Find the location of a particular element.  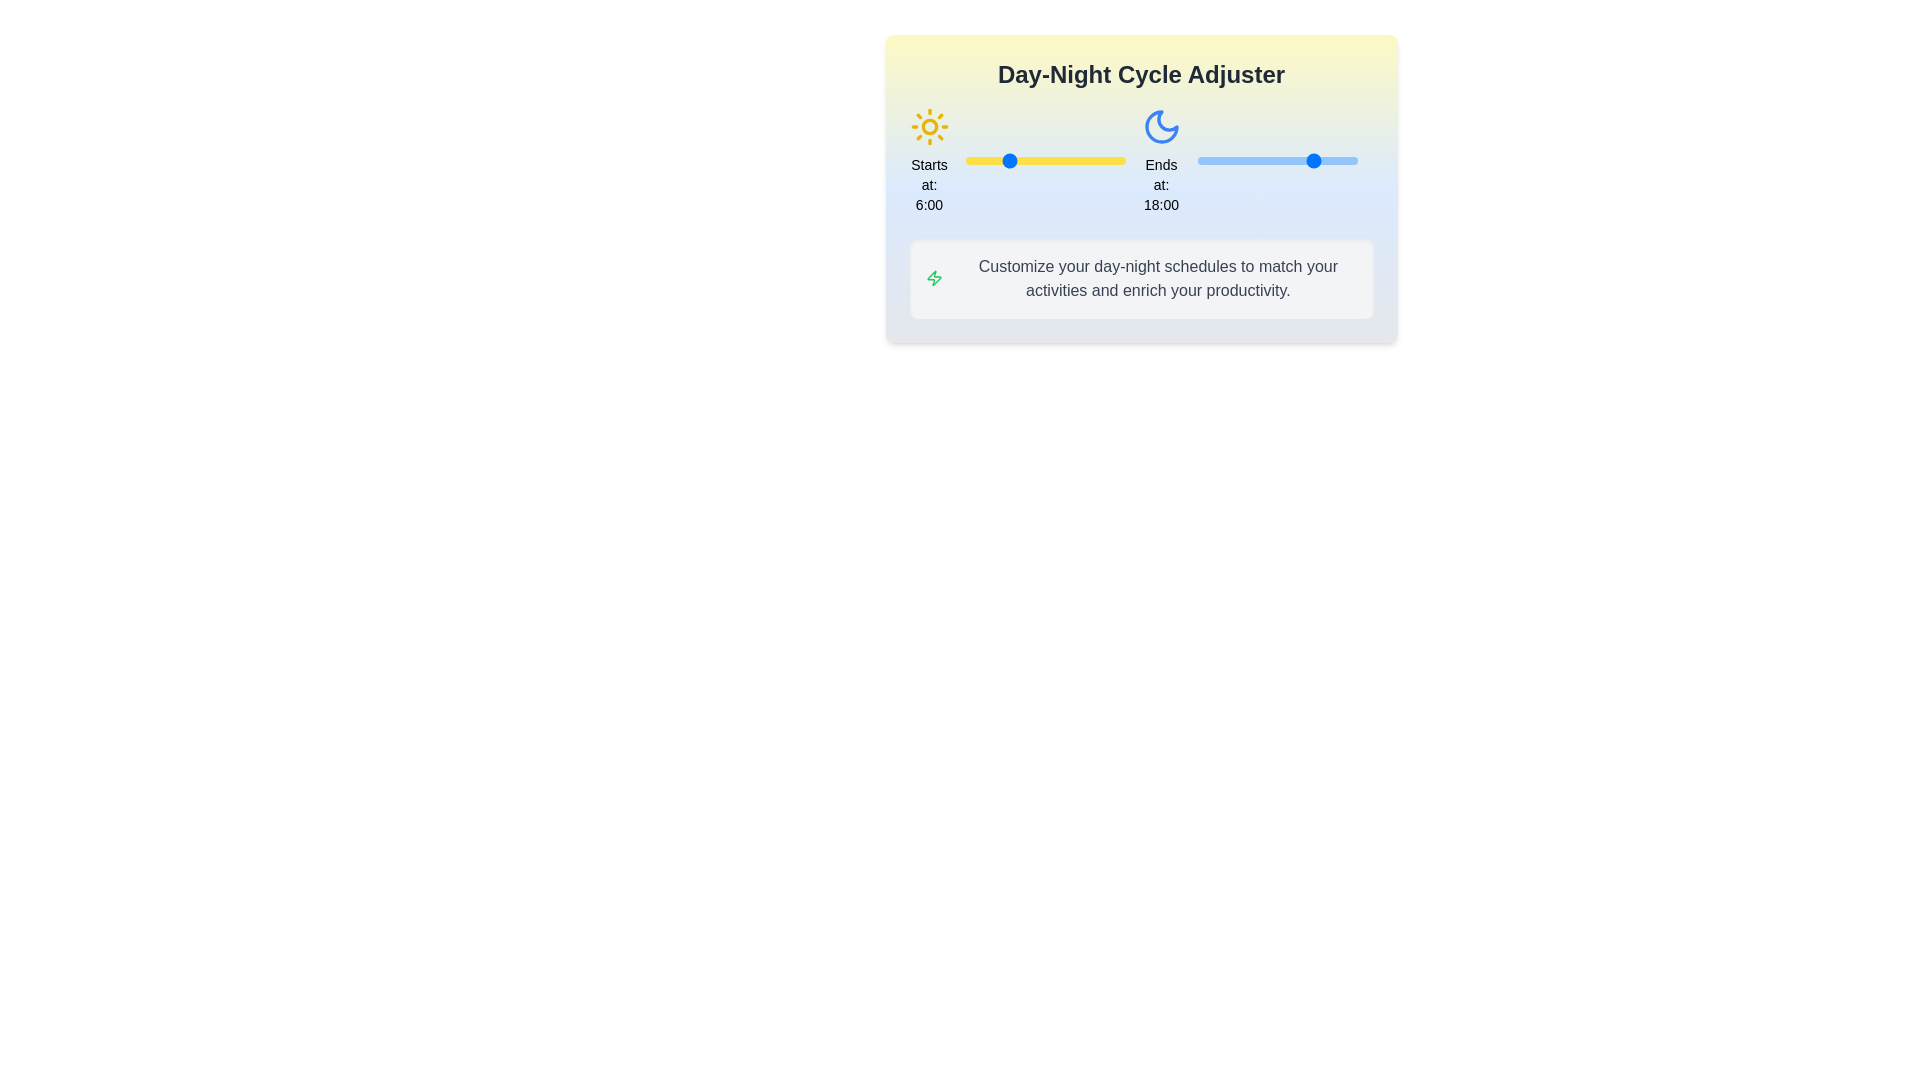

the end time of the day cycle to 12 hours using the right slider is located at coordinates (1276, 160).